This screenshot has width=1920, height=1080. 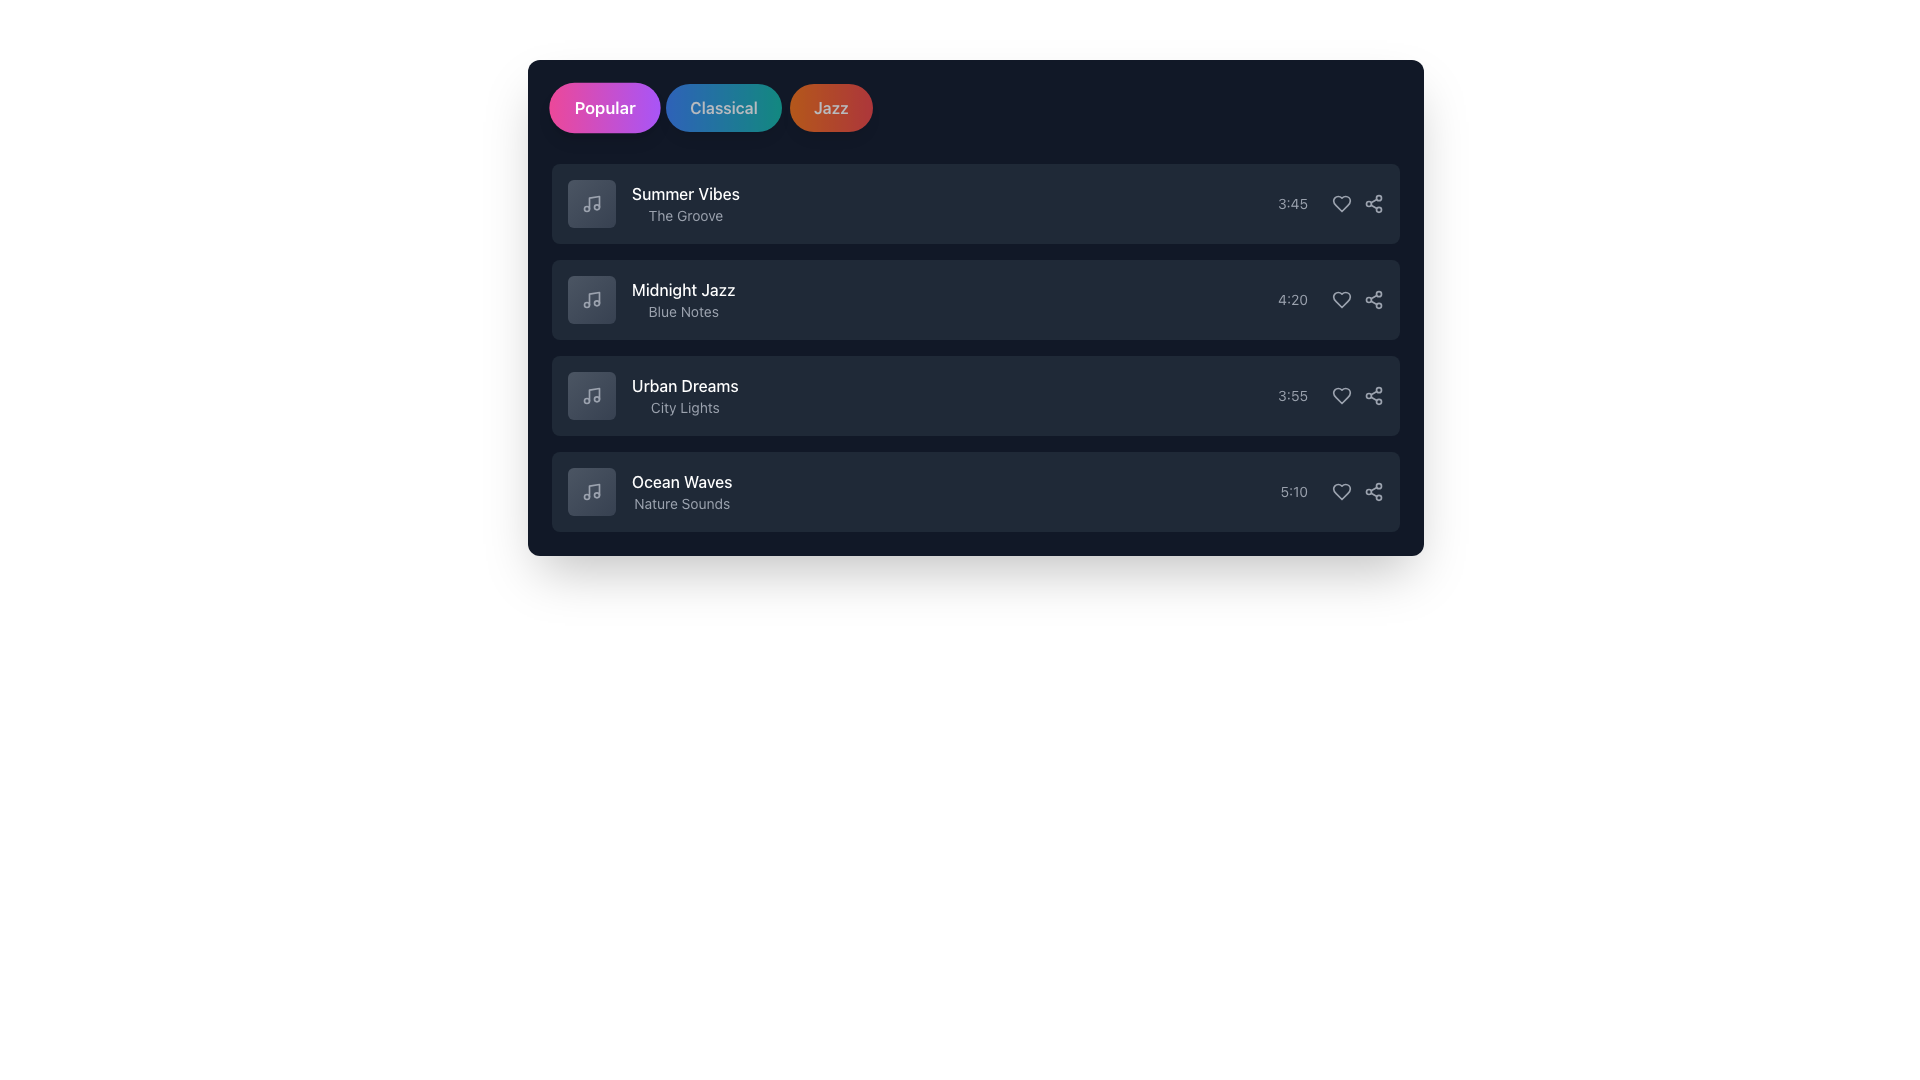 I want to click on the icon group for the 'Ocean Waves' track located in the bottom-right corner, positioned to the right of the duration '5:10', so click(x=1358, y=492).